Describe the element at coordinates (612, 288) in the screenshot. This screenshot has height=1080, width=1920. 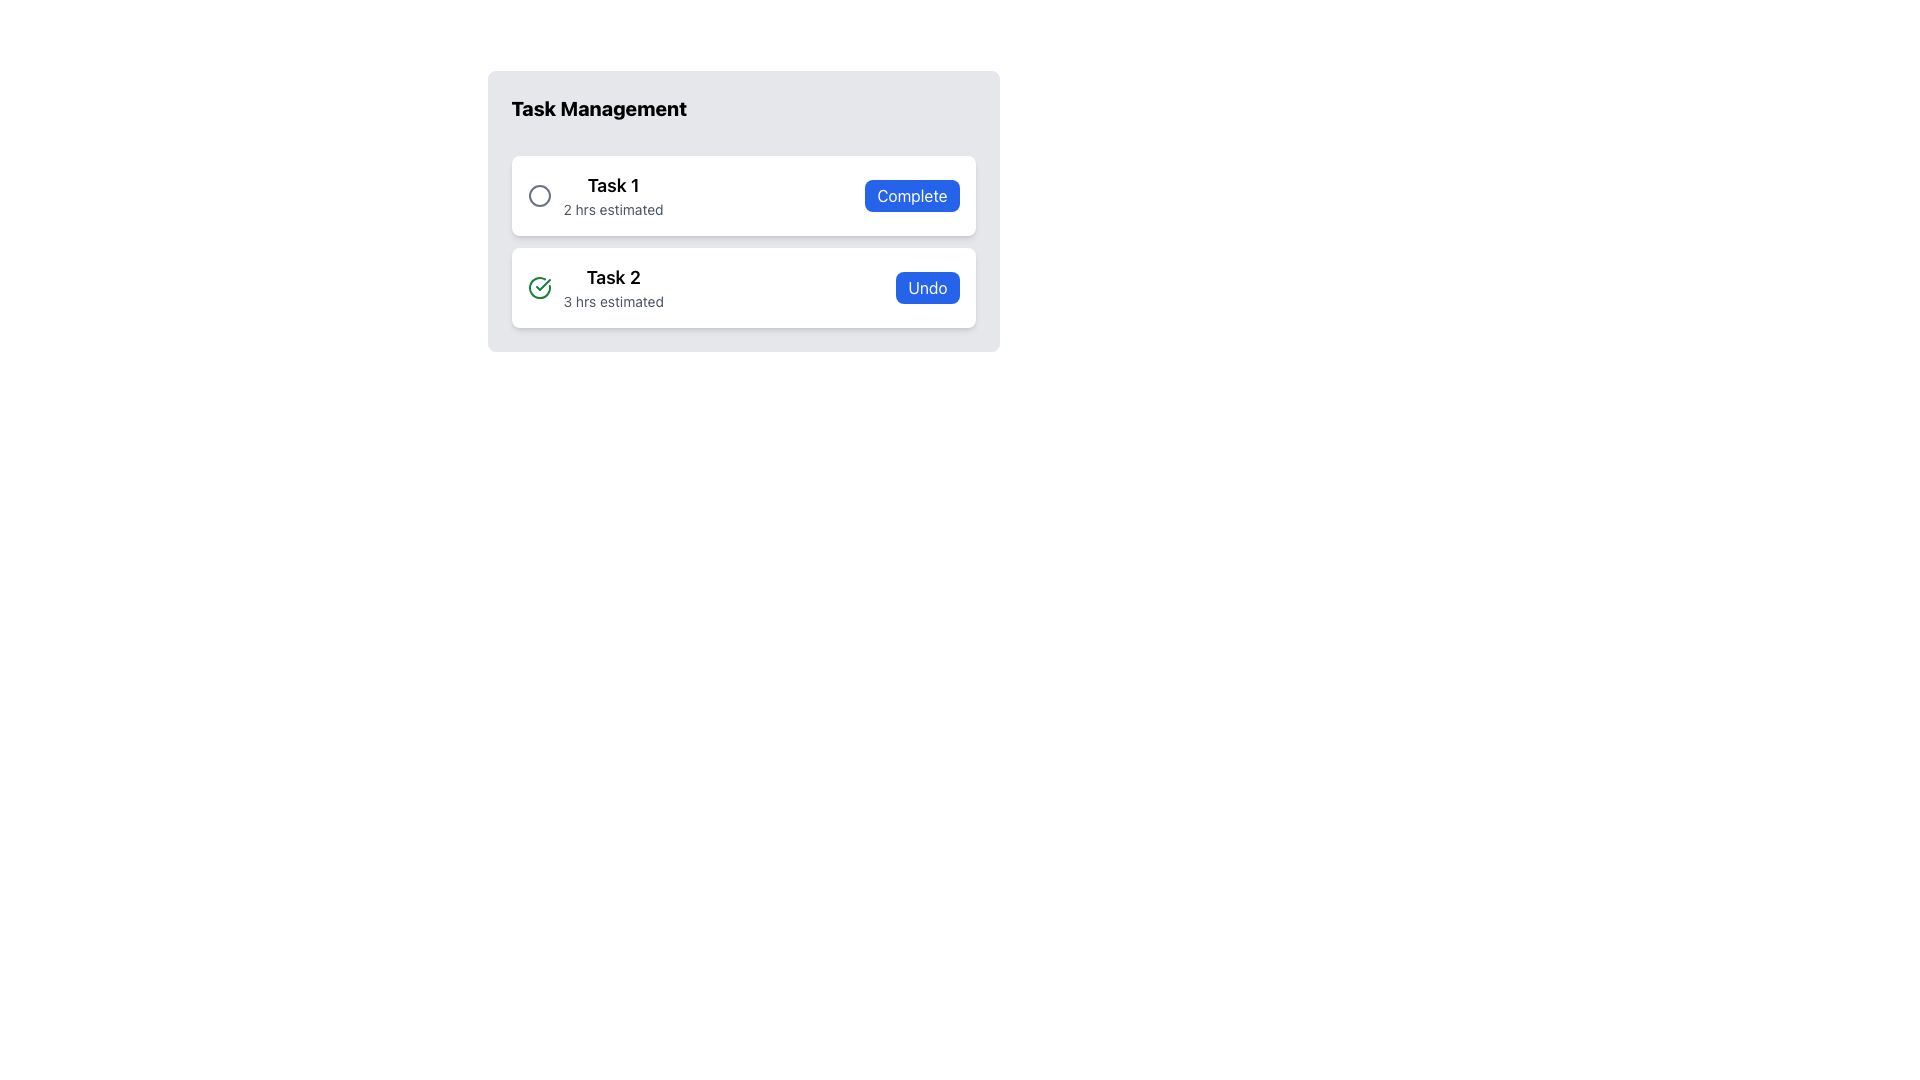
I see `the textual label that provides the title and estimated time for a specific task, located in the lower portion of the second task entry in a vertical list, to the right of a completed task icon` at that location.